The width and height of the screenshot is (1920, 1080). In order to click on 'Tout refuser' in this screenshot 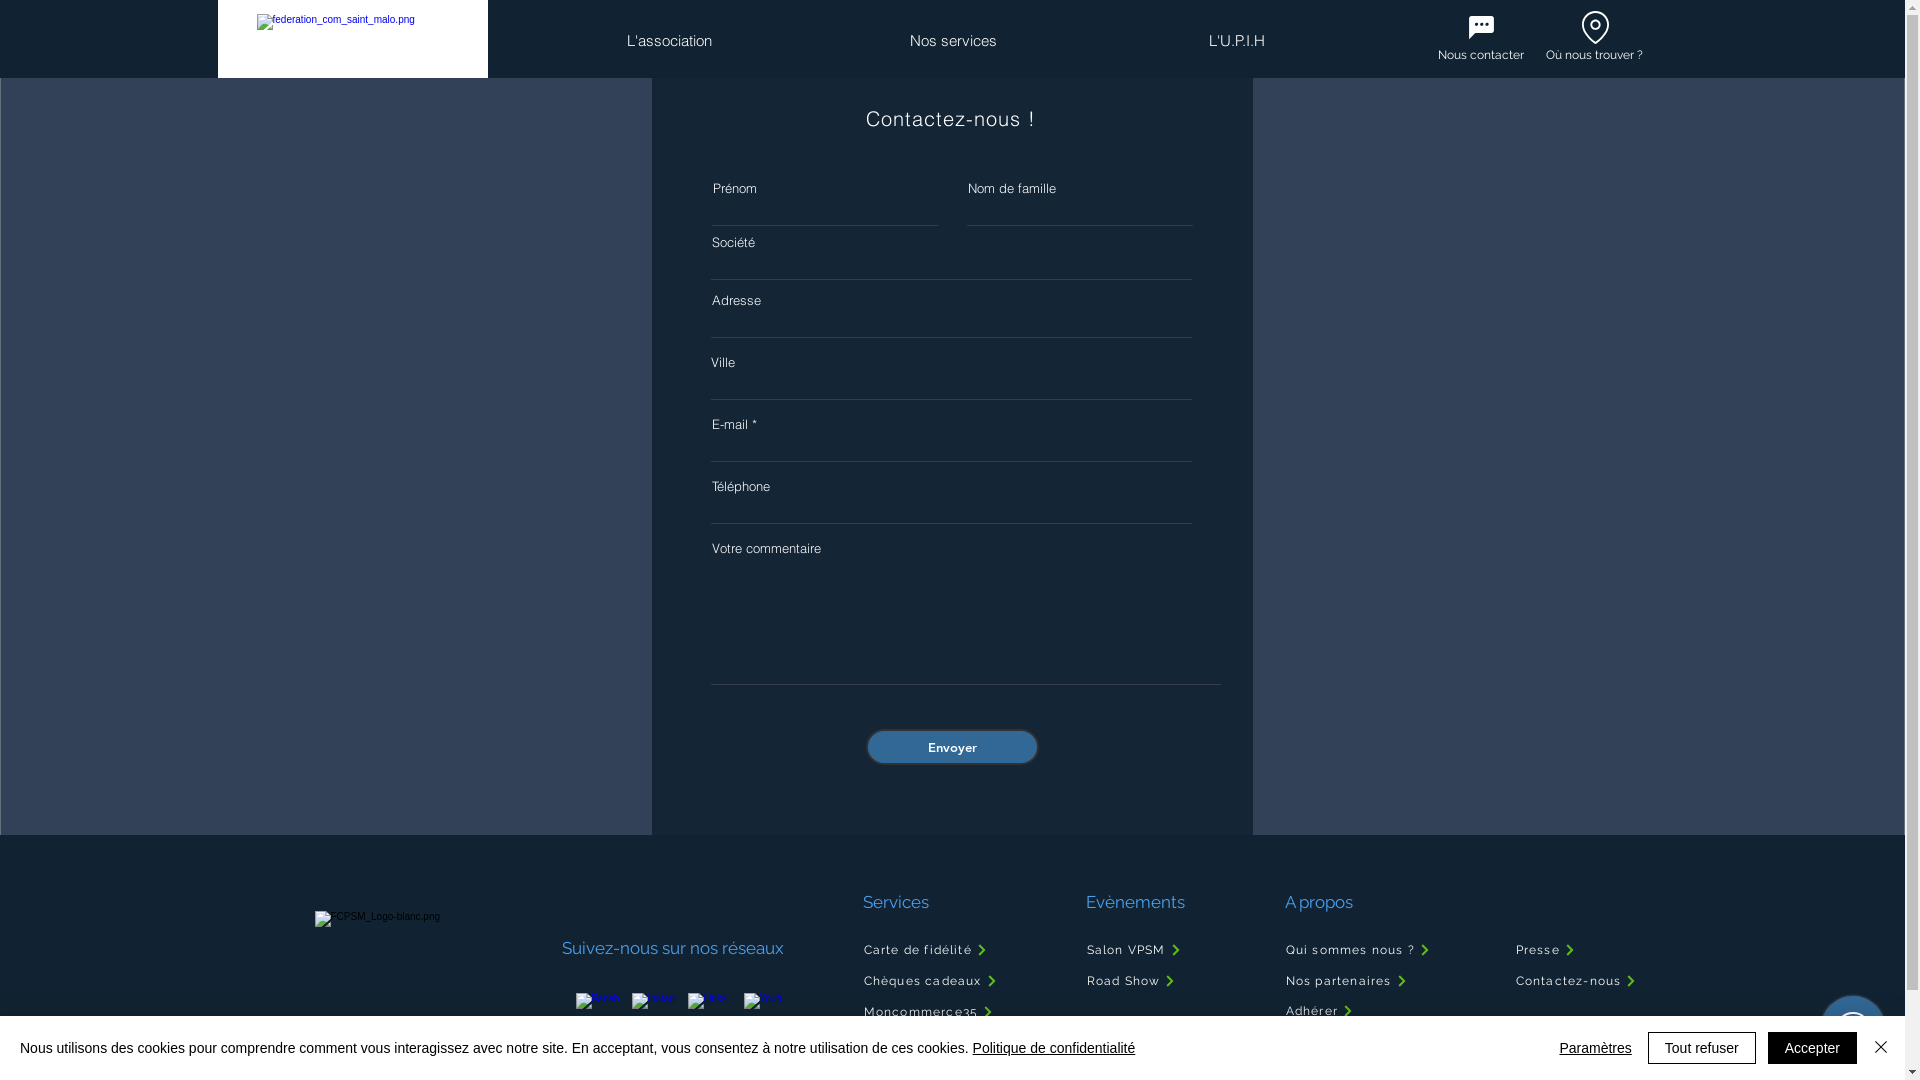, I will do `click(1701, 1047)`.